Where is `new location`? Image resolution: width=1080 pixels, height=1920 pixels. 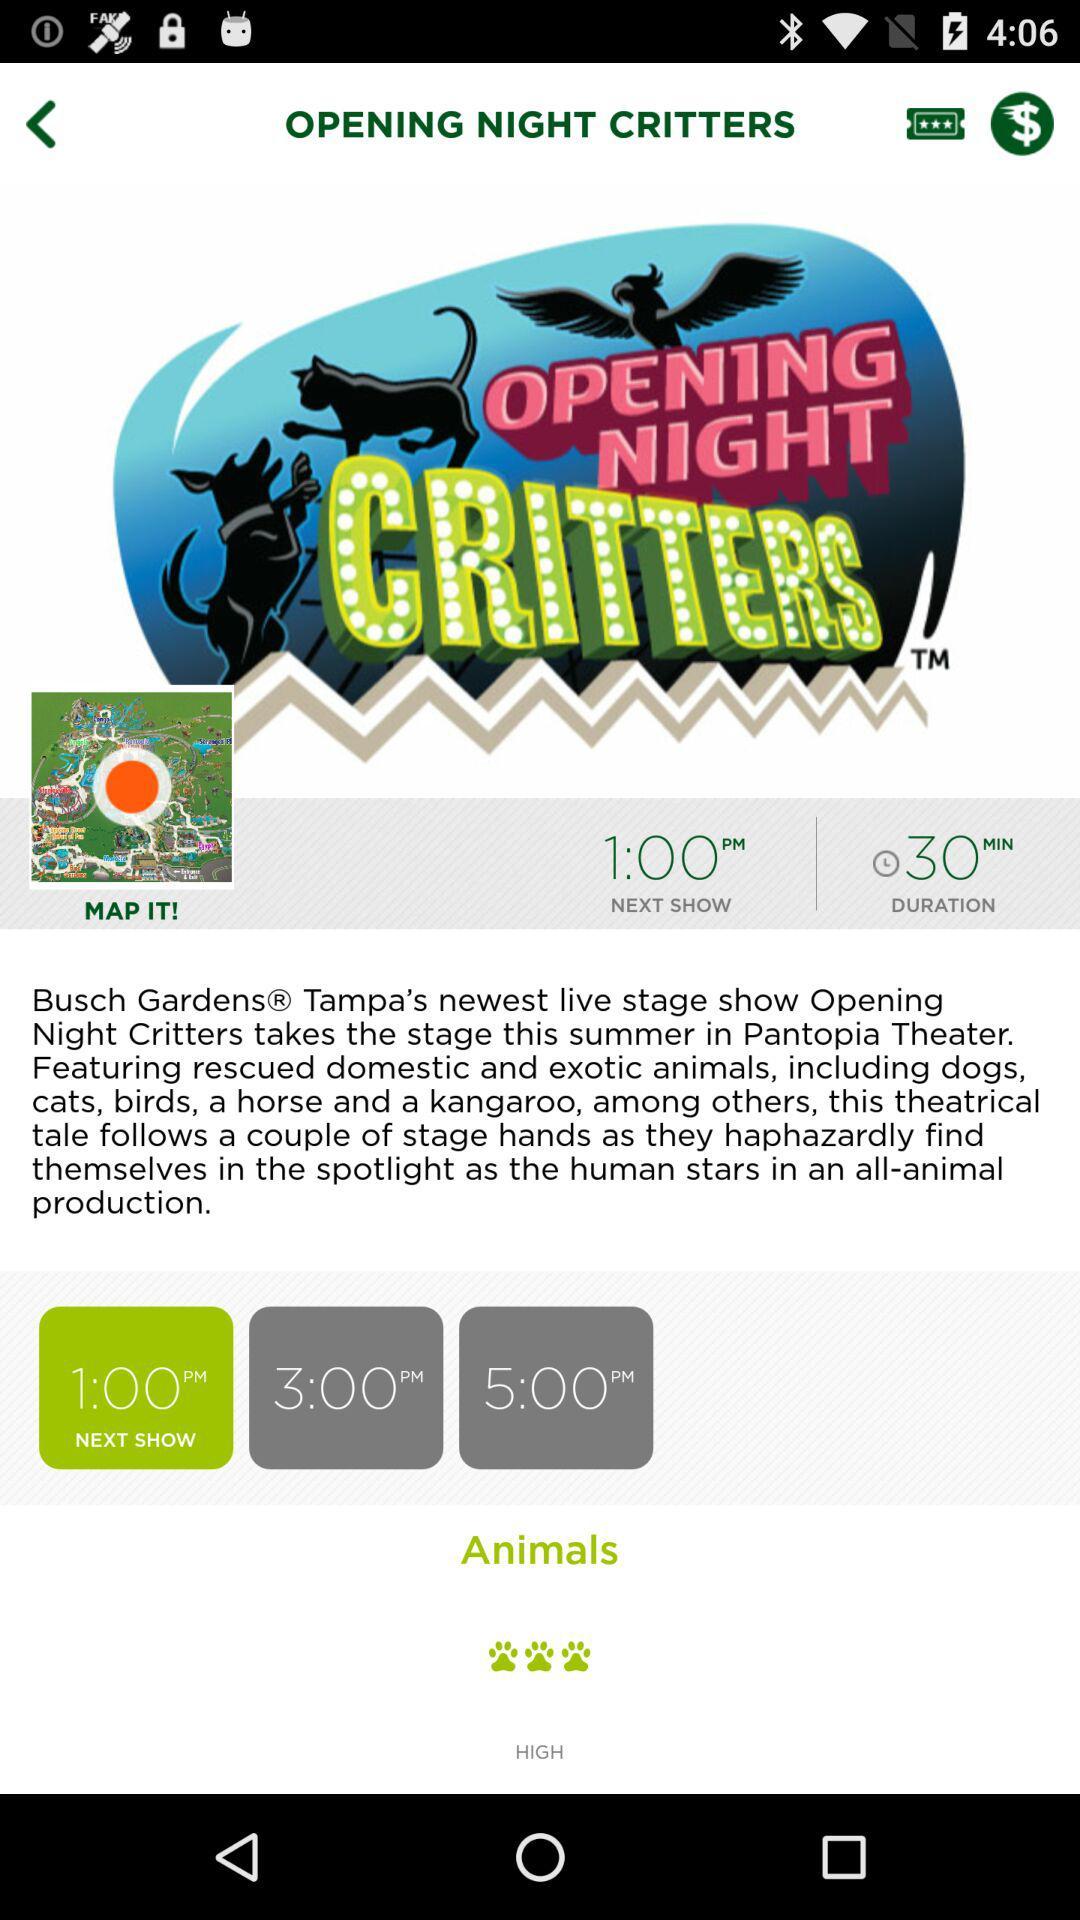 new location is located at coordinates (131, 786).